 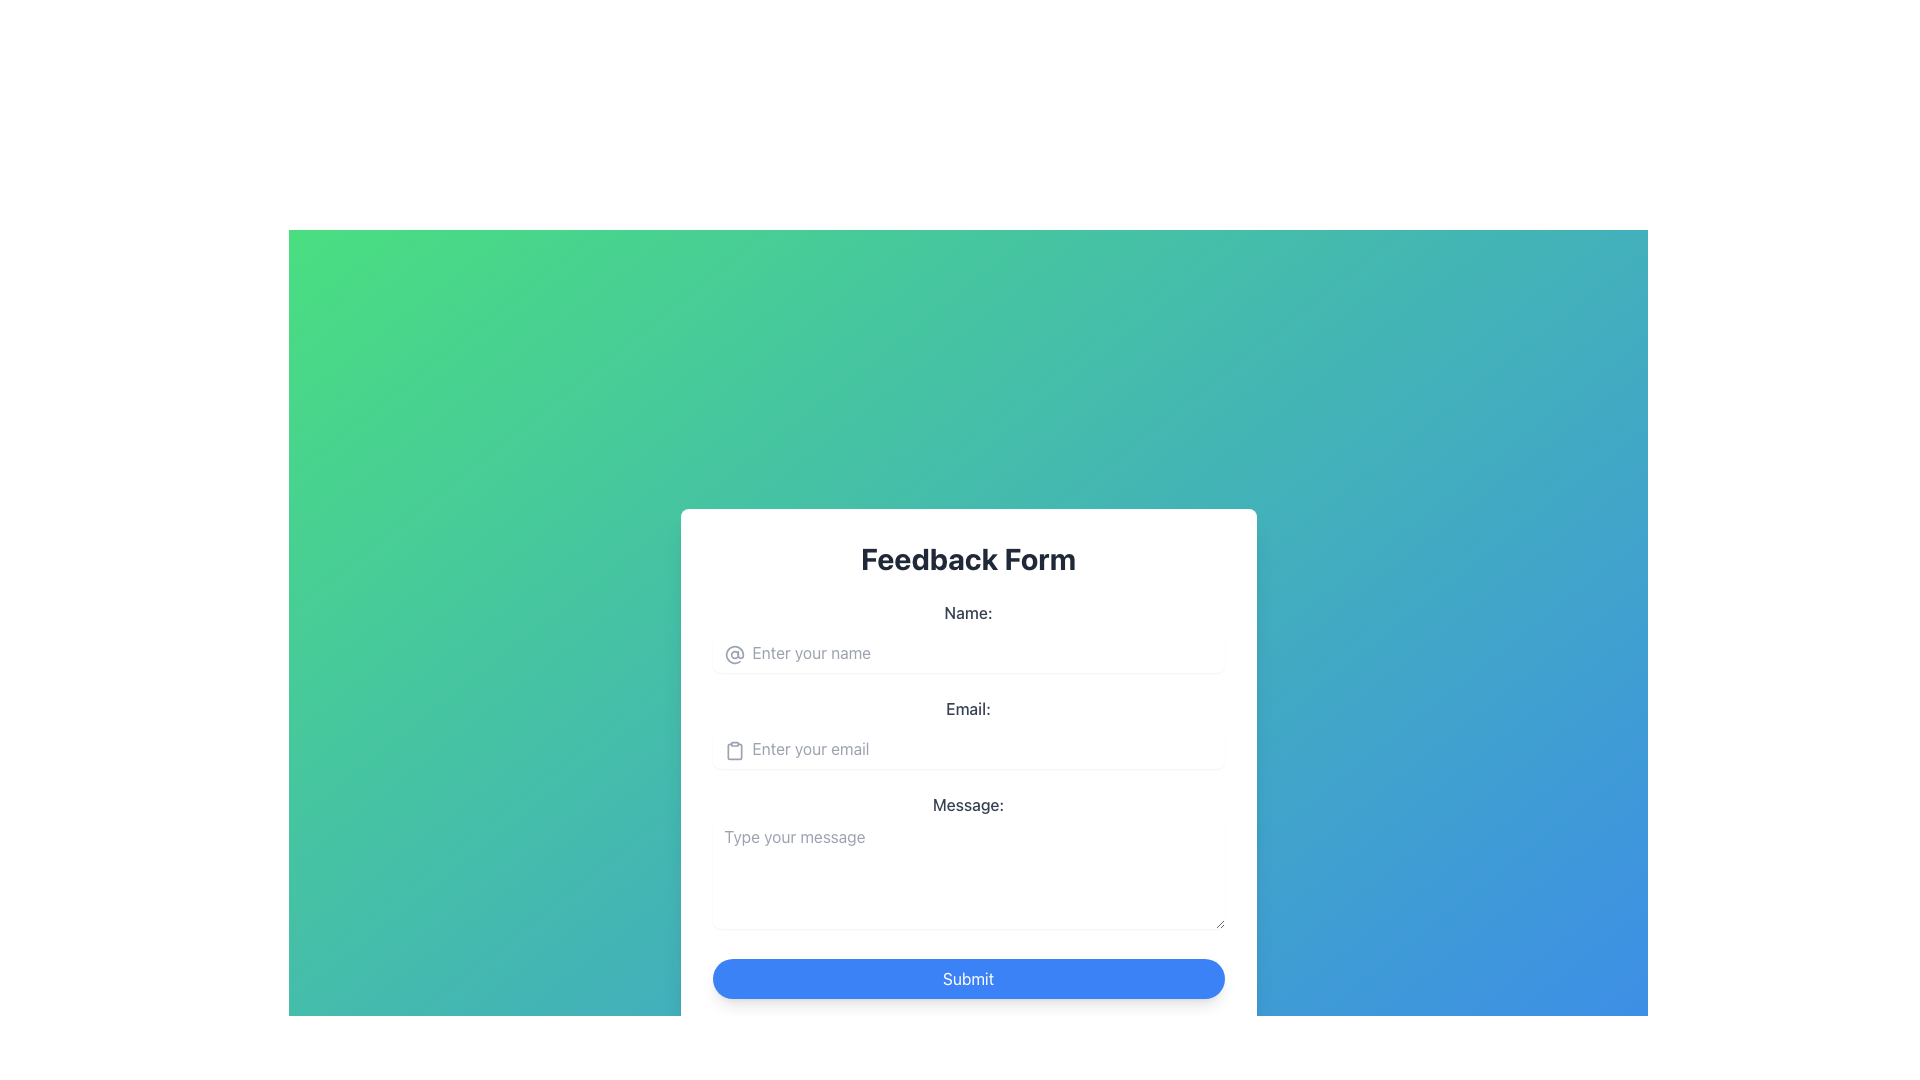 I want to click on the '@' icon located at the top-left corner of the 'Name' input field, which suggests an email-related input format, so click(x=733, y=655).